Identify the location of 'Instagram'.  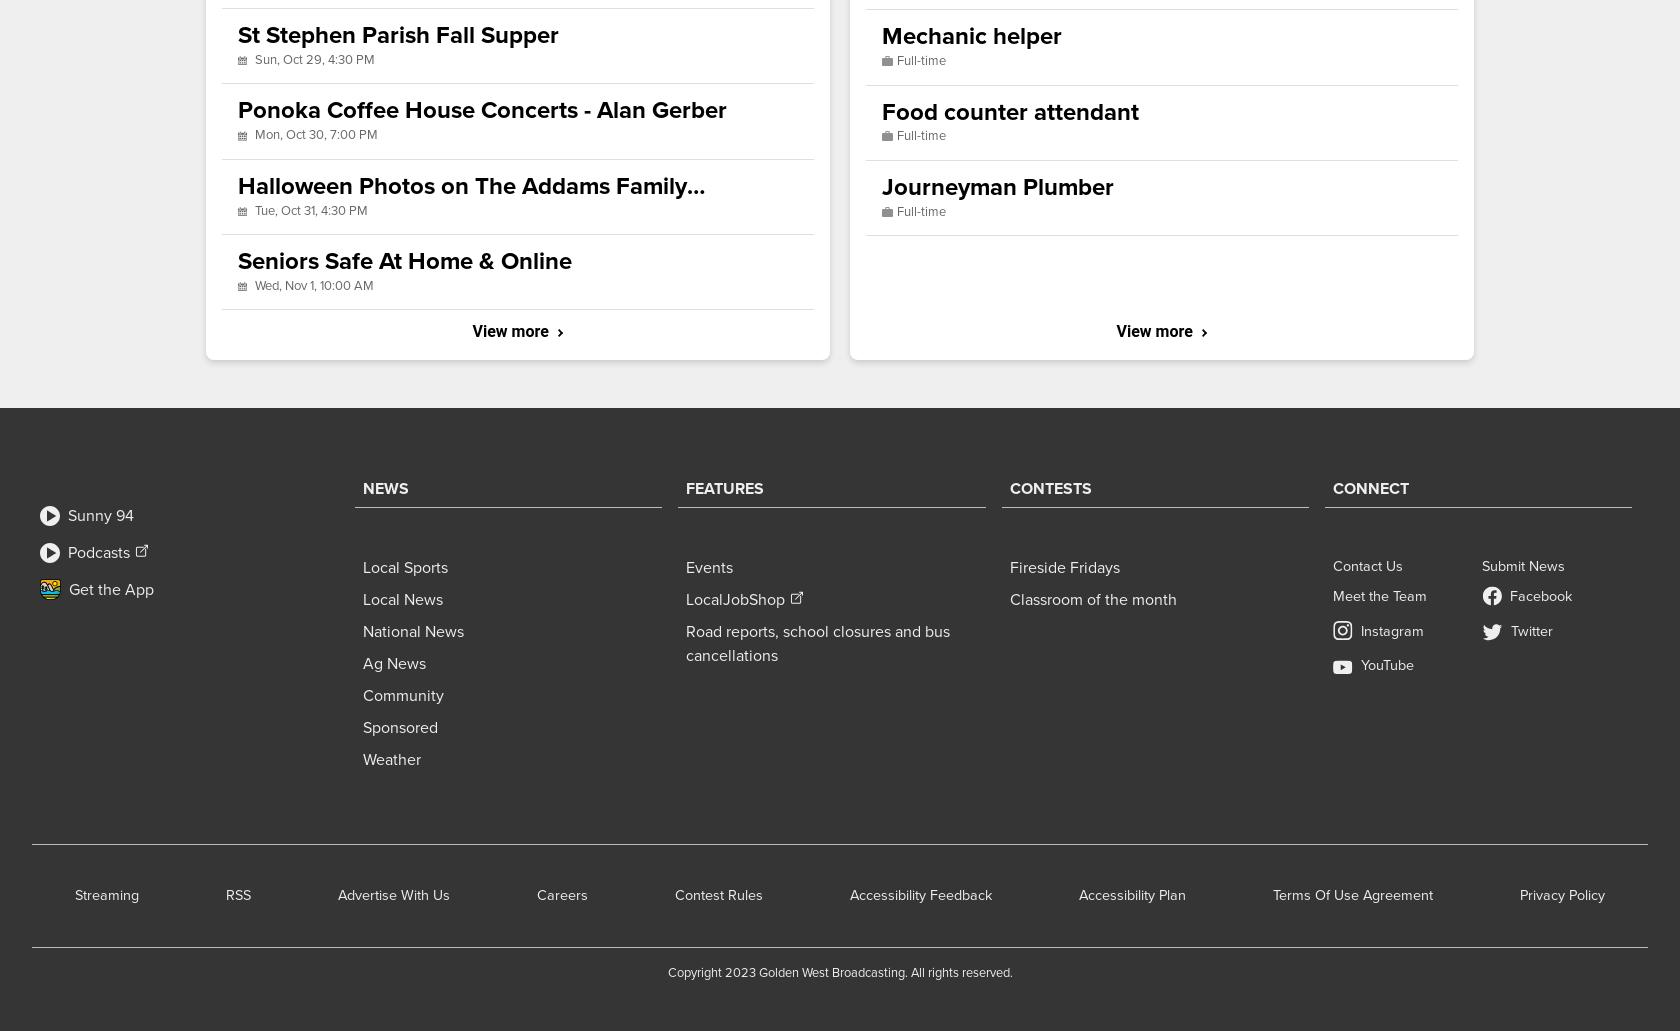
(1391, 630).